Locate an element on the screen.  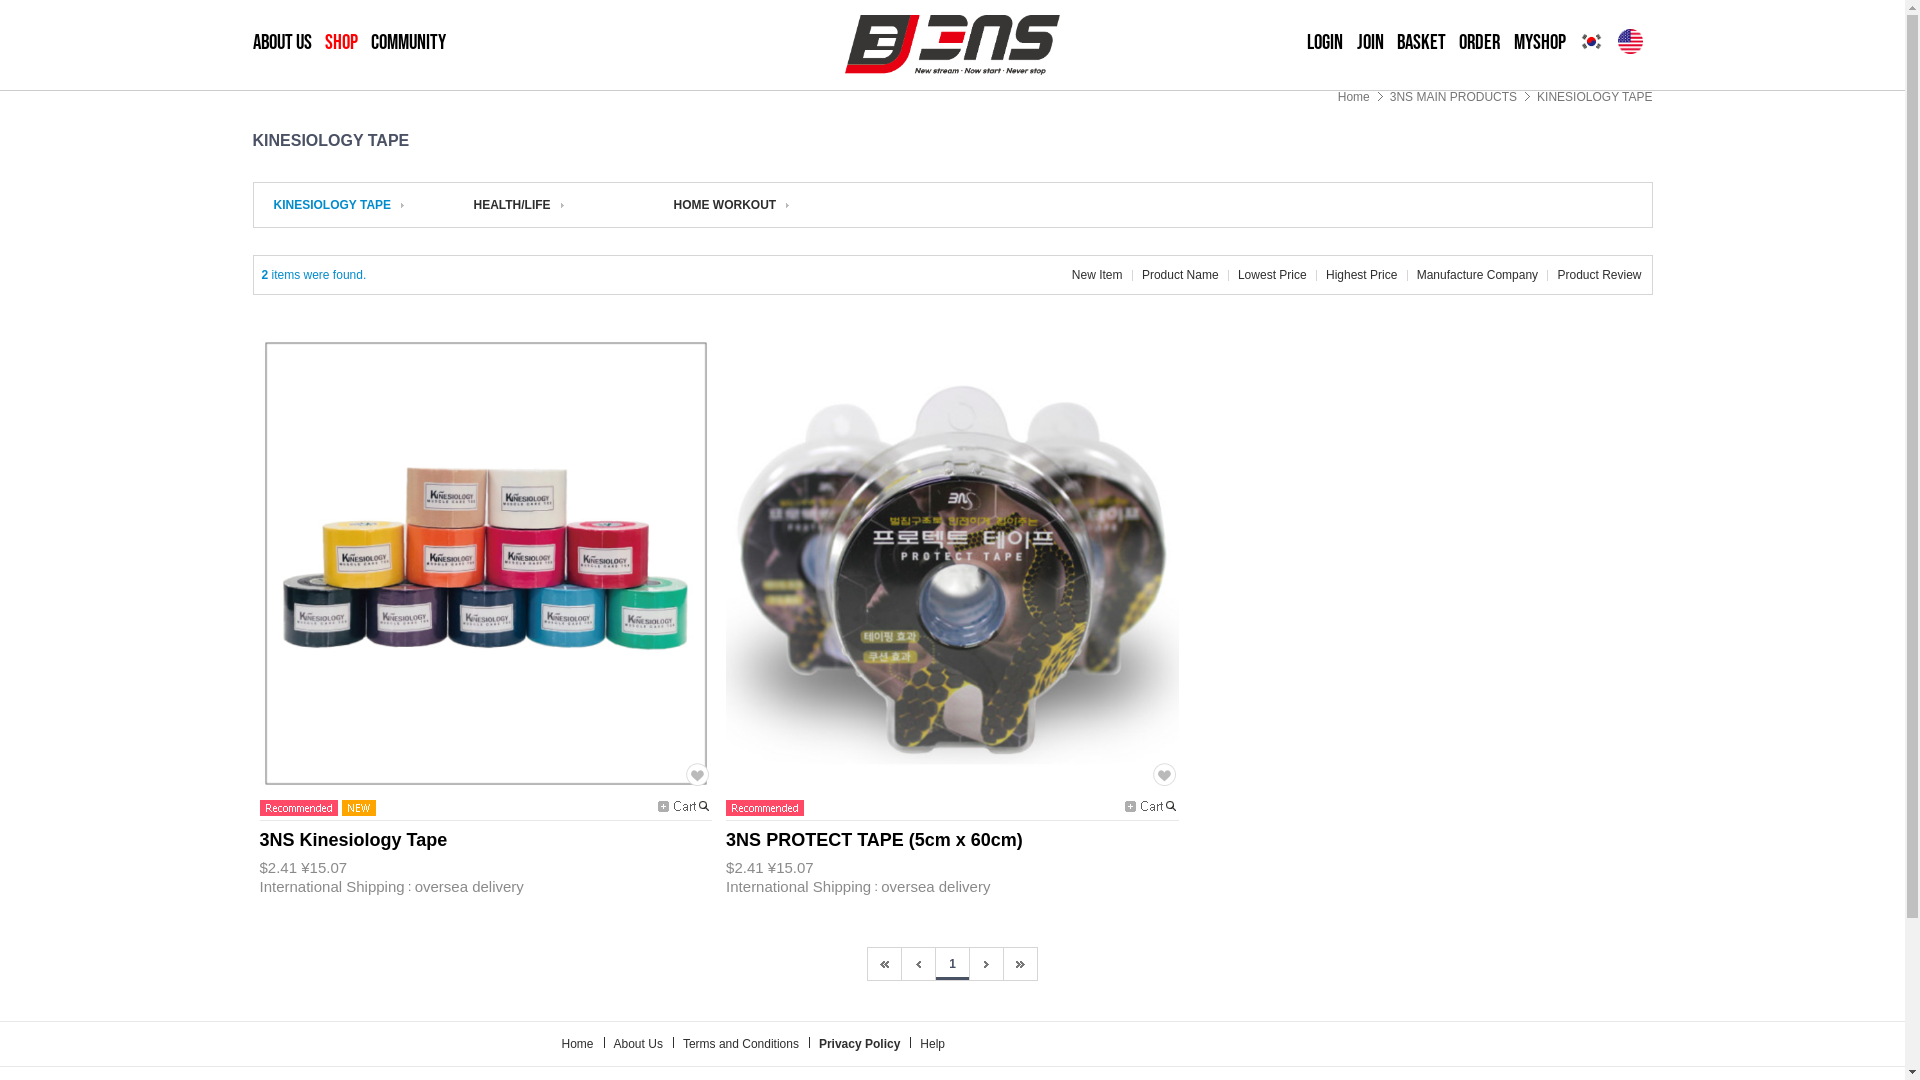
'HOME WORKOUT' is located at coordinates (673, 204).